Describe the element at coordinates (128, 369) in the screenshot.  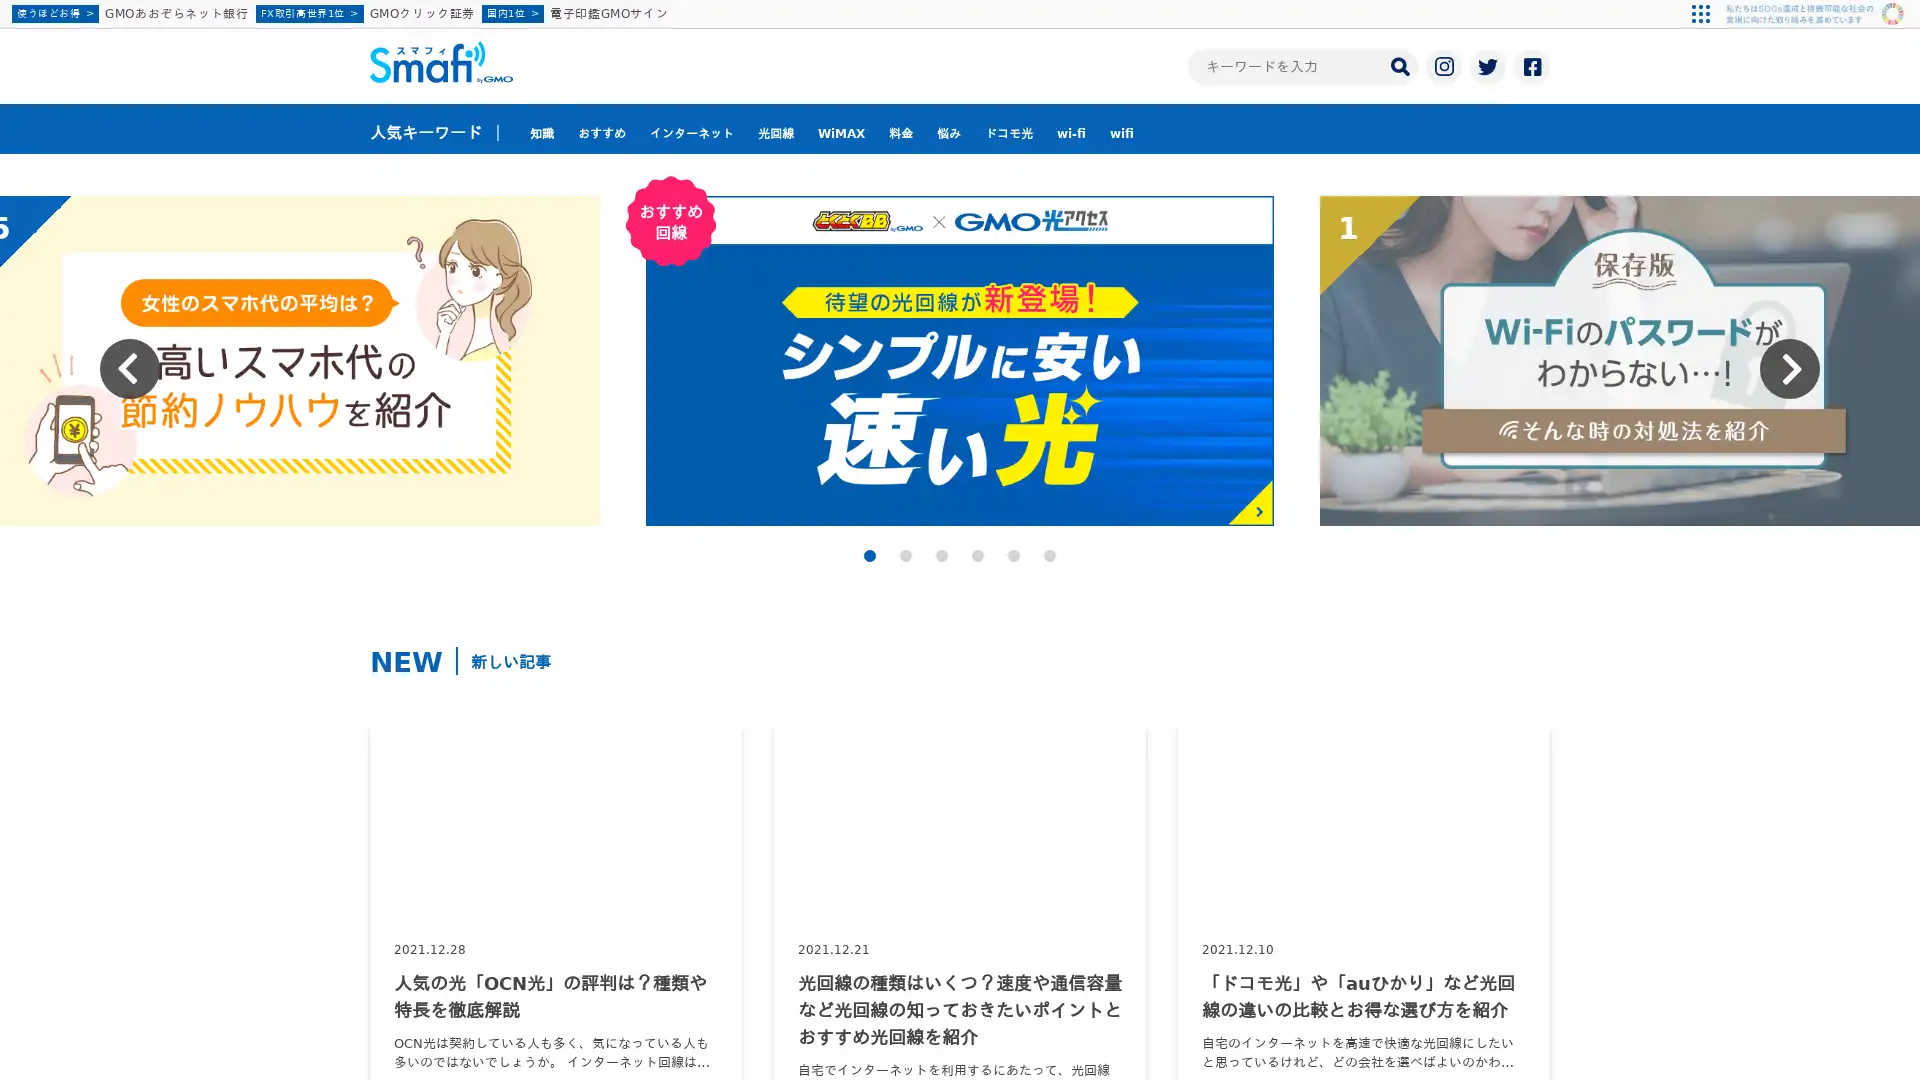
I see `Previous` at that location.